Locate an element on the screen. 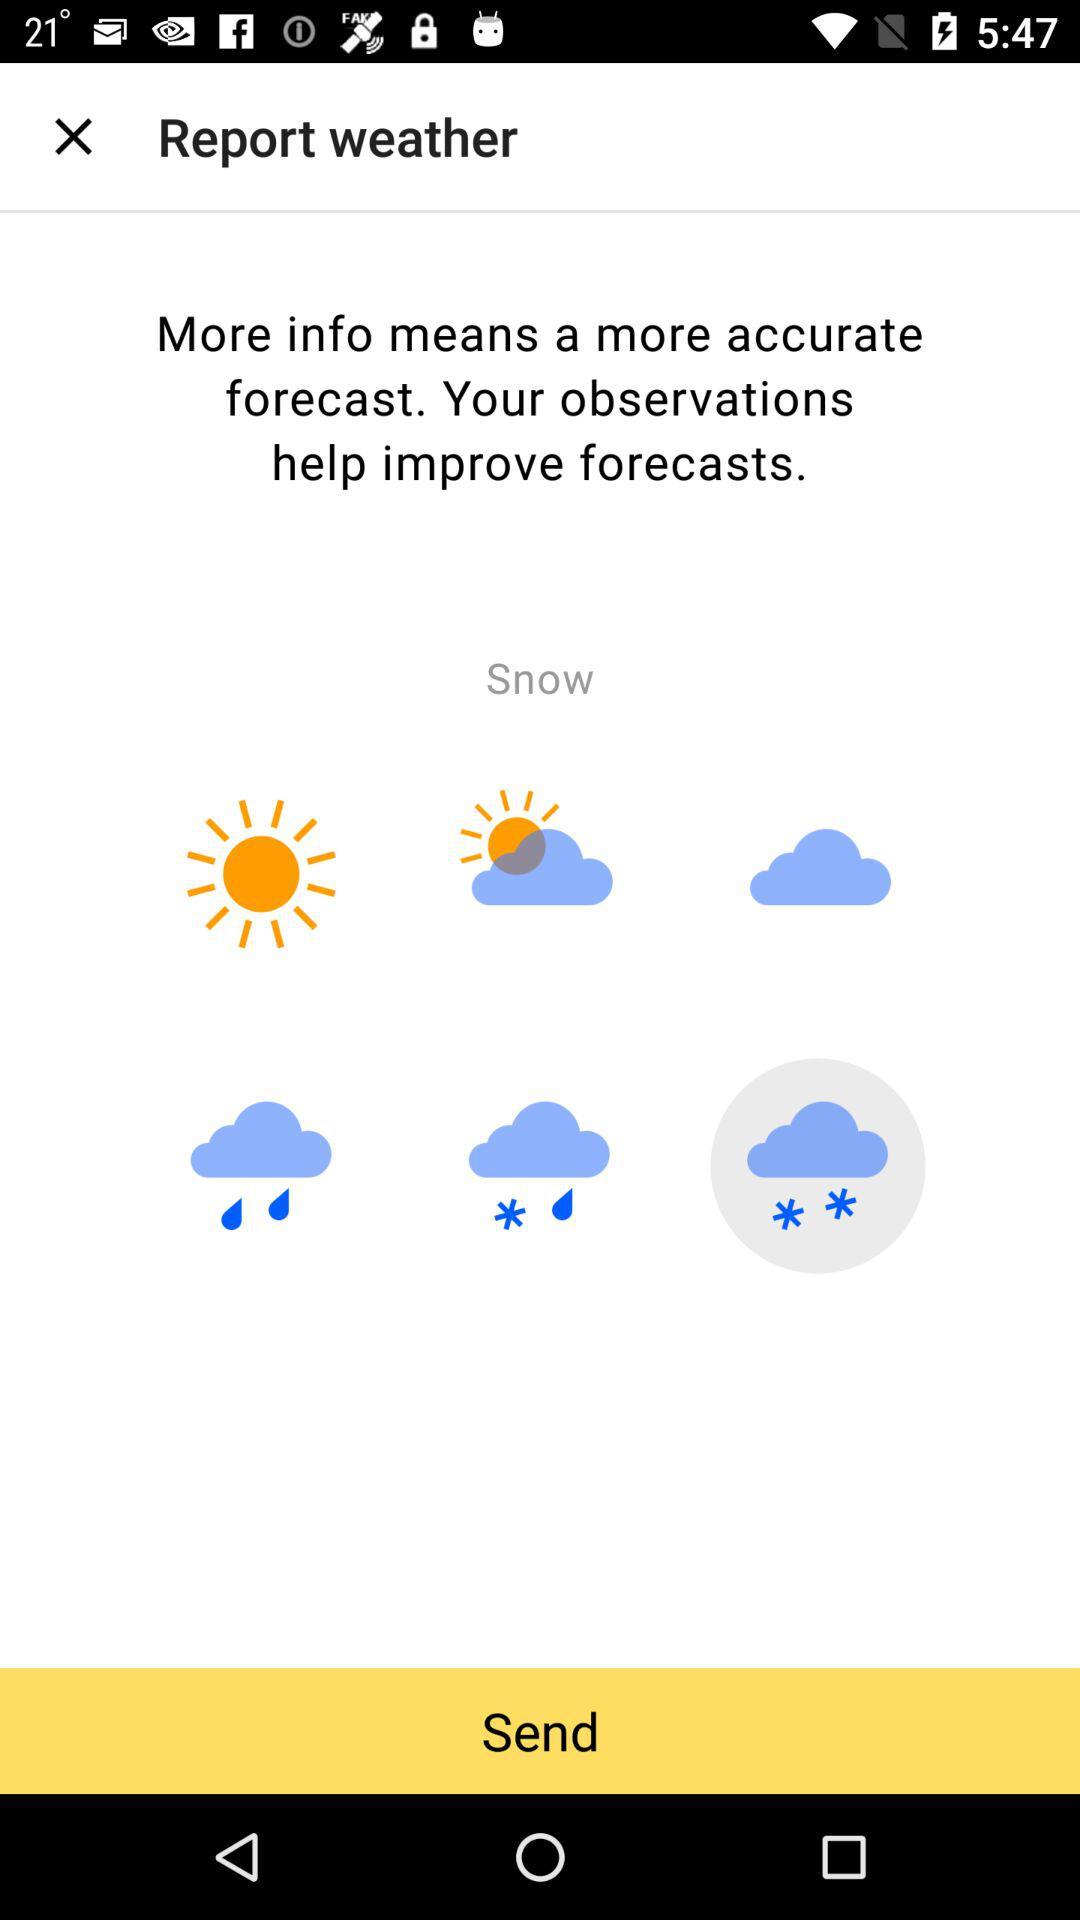 This screenshot has width=1080, height=1920. the item next to the report weather item is located at coordinates (72, 135).